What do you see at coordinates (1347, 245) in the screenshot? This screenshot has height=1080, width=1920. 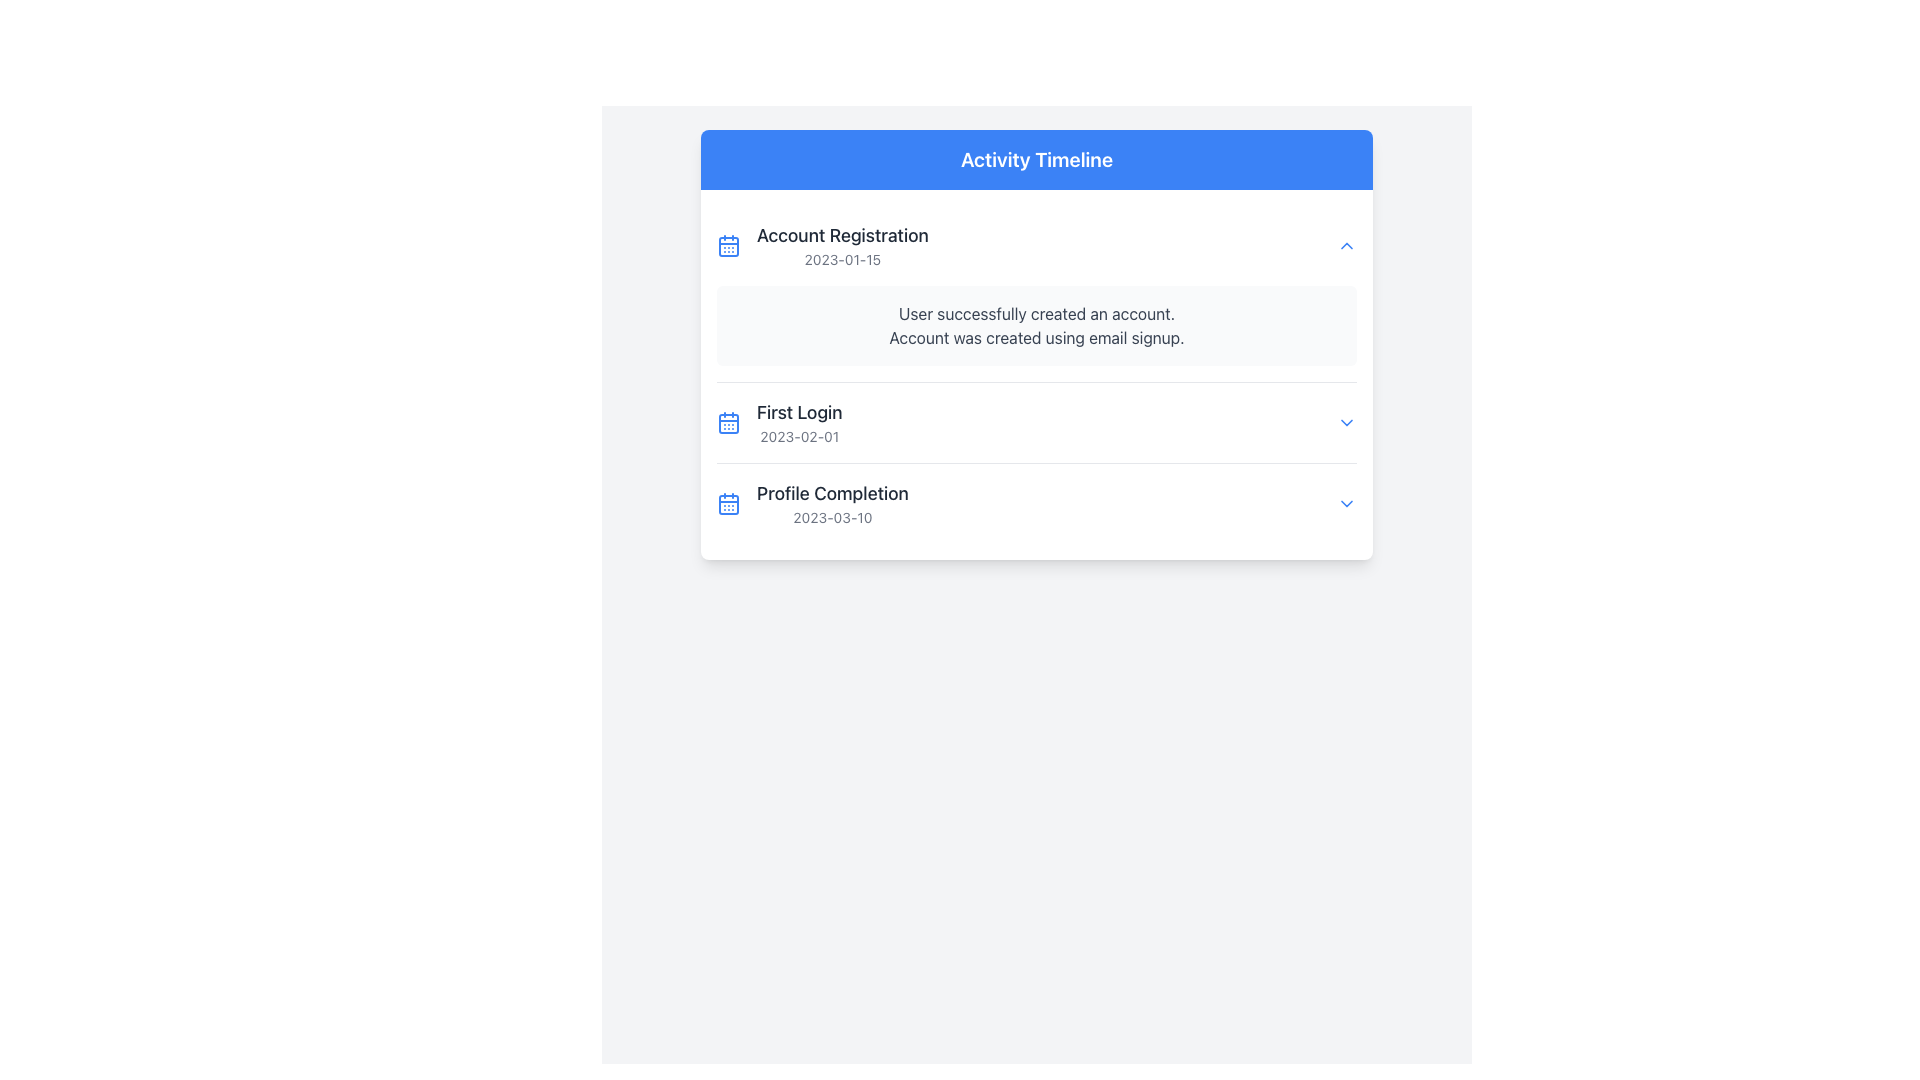 I see `the icon button located at the top-right corner of the 'Account Registration' card` at bounding box center [1347, 245].